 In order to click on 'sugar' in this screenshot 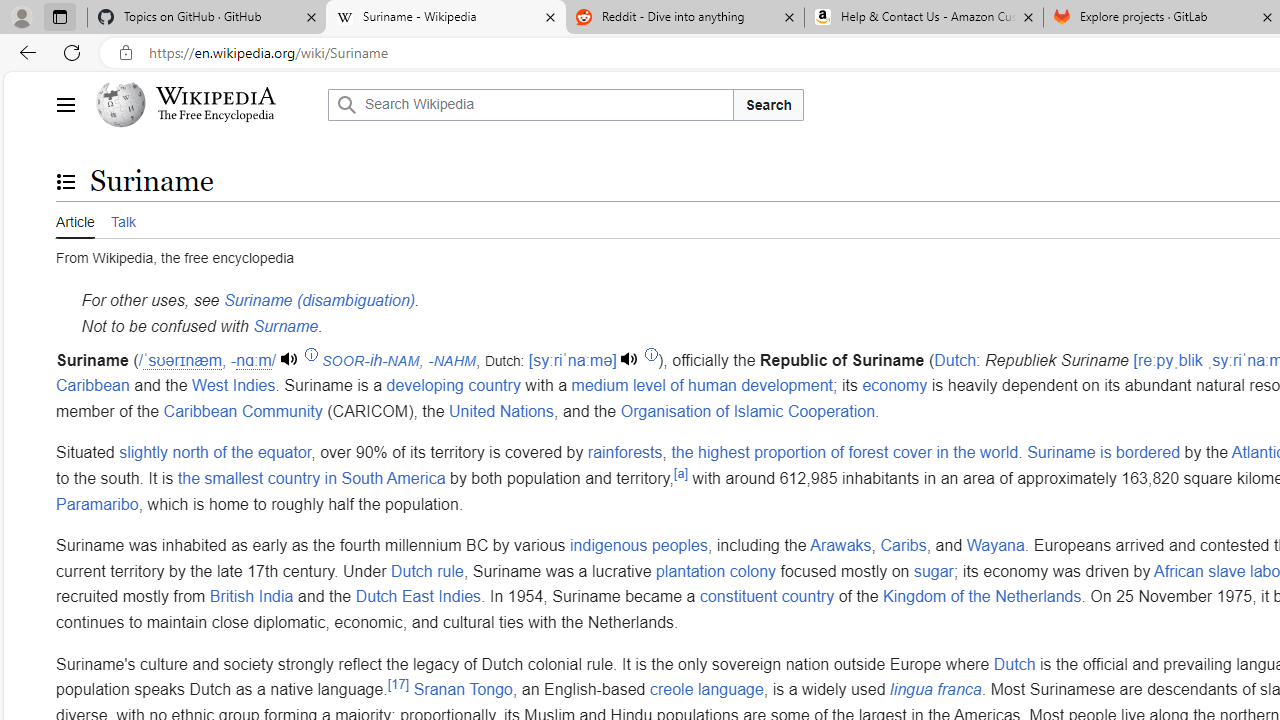, I will do `click(932, 571)`.